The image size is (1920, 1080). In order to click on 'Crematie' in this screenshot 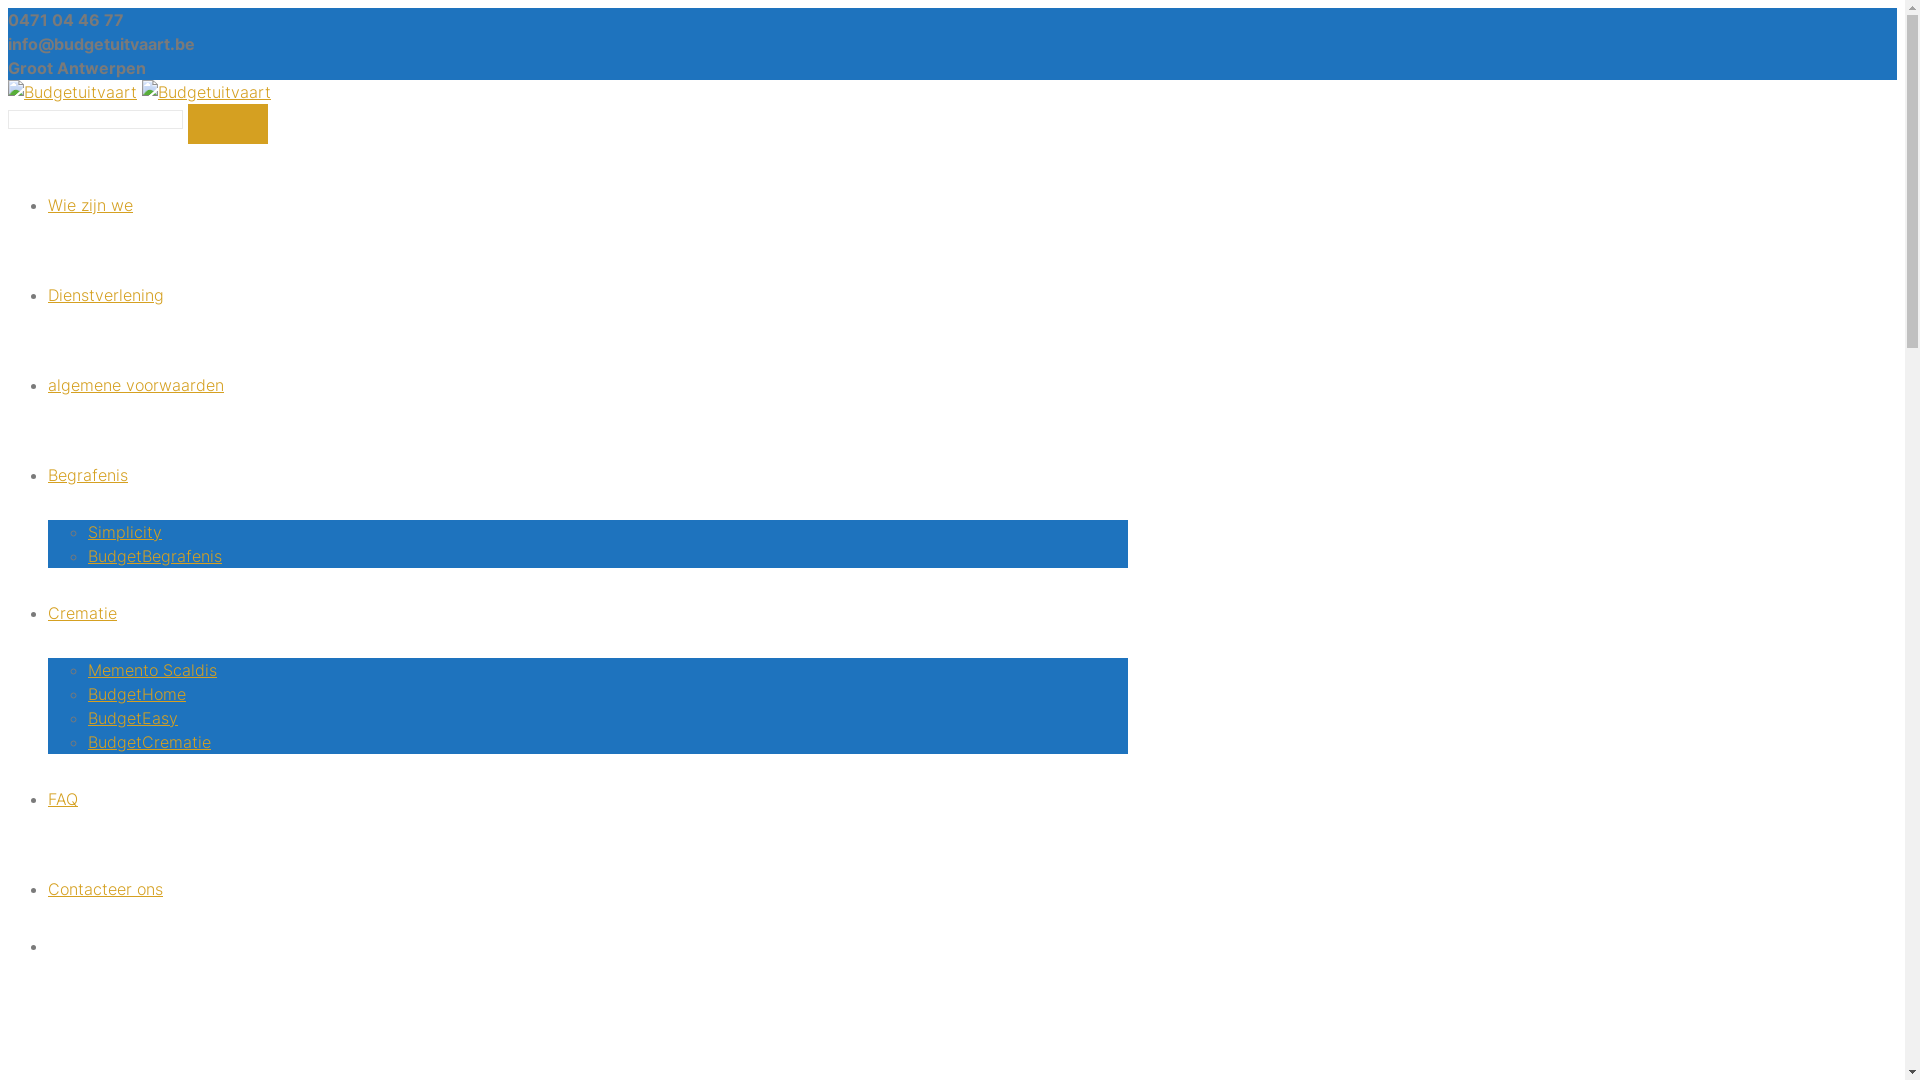, I will do `click(81, 612)`.